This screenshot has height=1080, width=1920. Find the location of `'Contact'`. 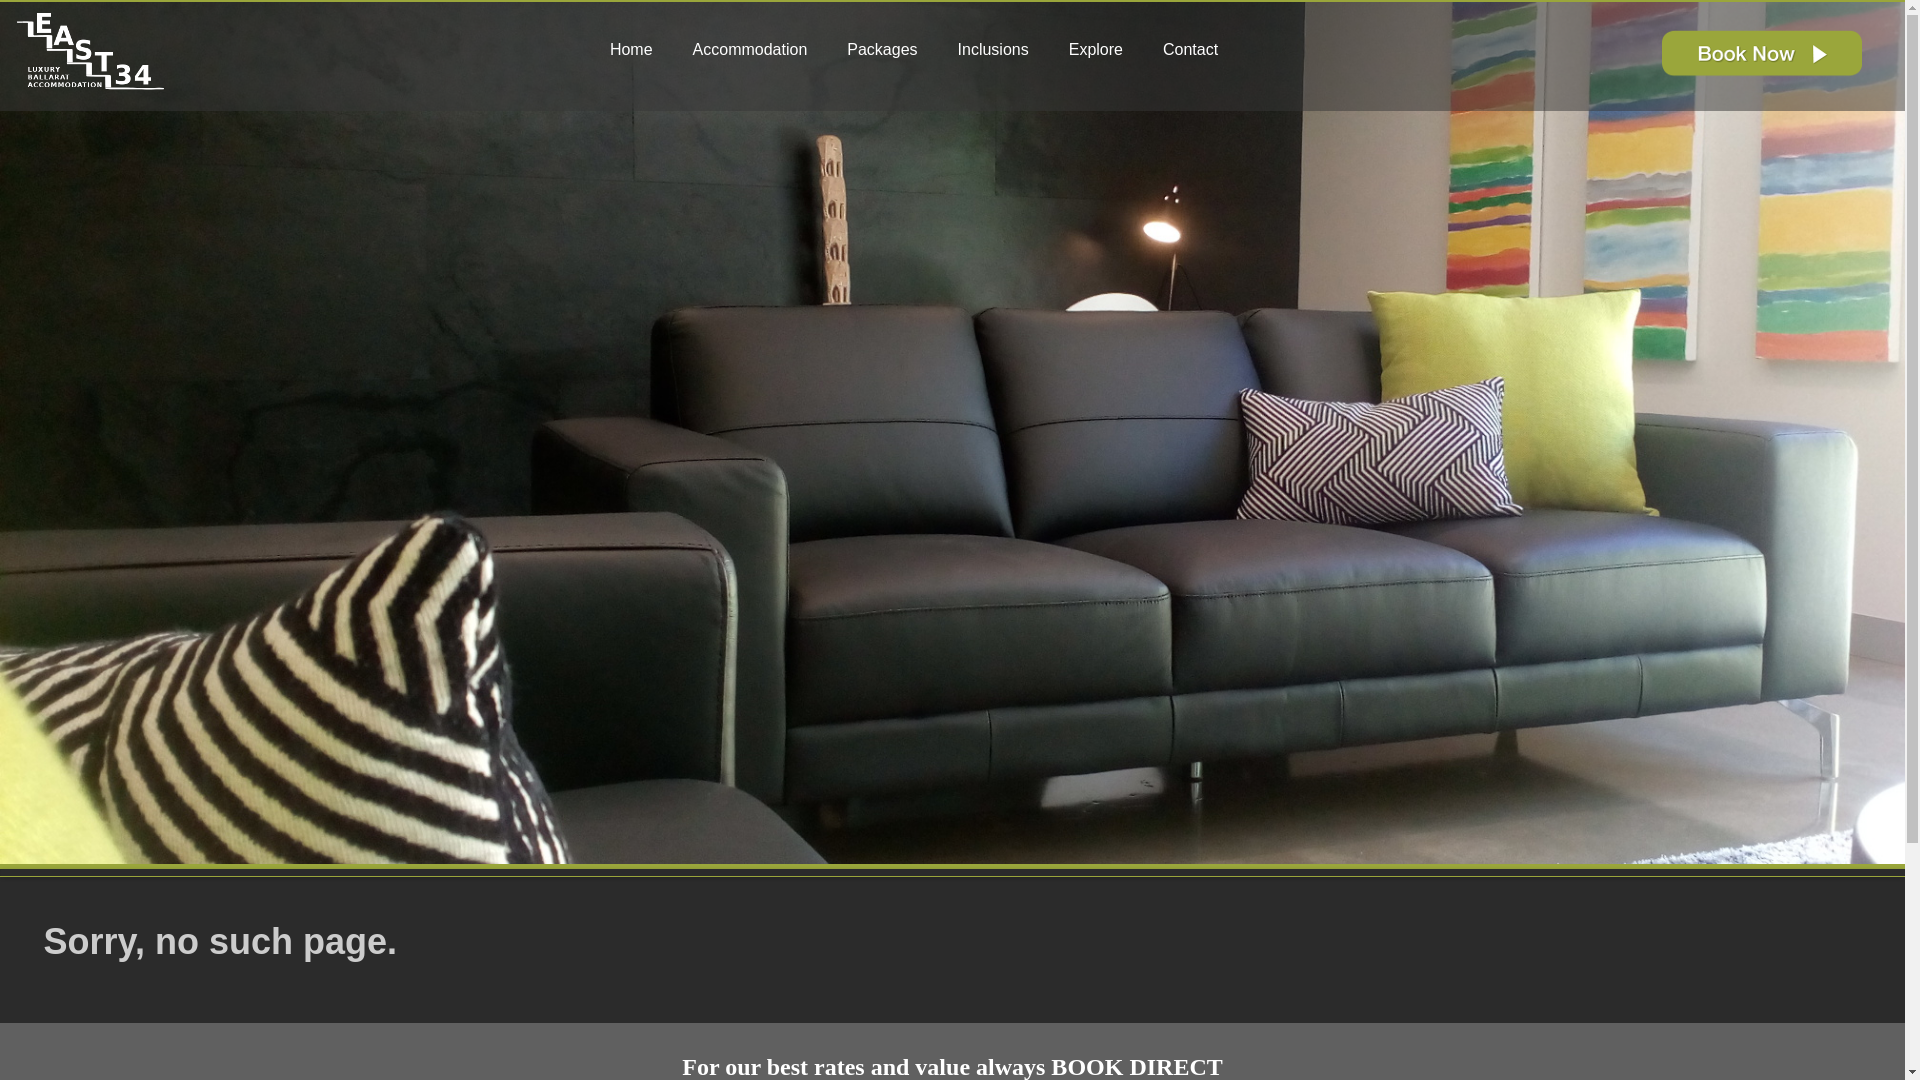

'Contact' is located at coordinates (1198, 49).